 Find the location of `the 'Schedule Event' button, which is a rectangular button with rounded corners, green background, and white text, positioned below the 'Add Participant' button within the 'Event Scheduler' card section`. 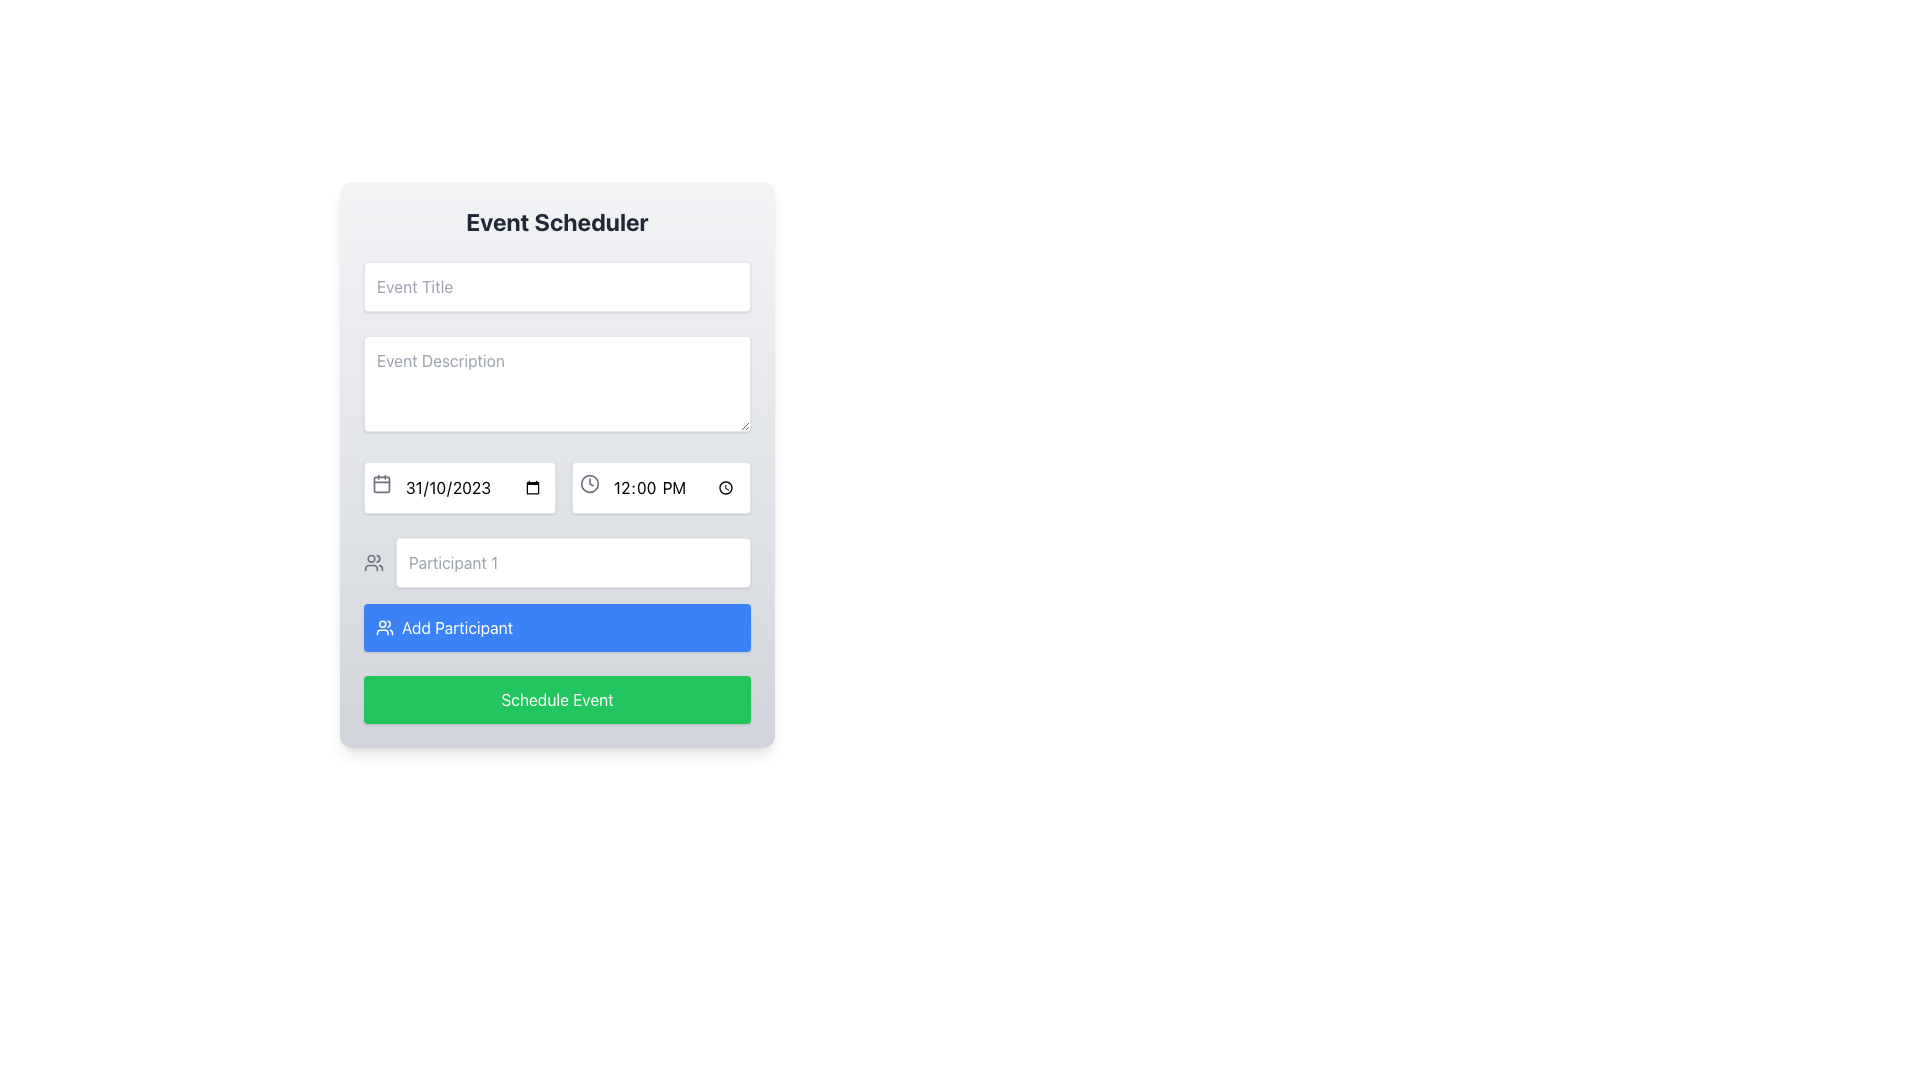

the 'Schedule Event' button, which is a rectangular button with rounded corners, green background, and white text, positioned below the 'Add Participant' button within the 'Event Scheduler' card section is located at coordinates (557, 698).